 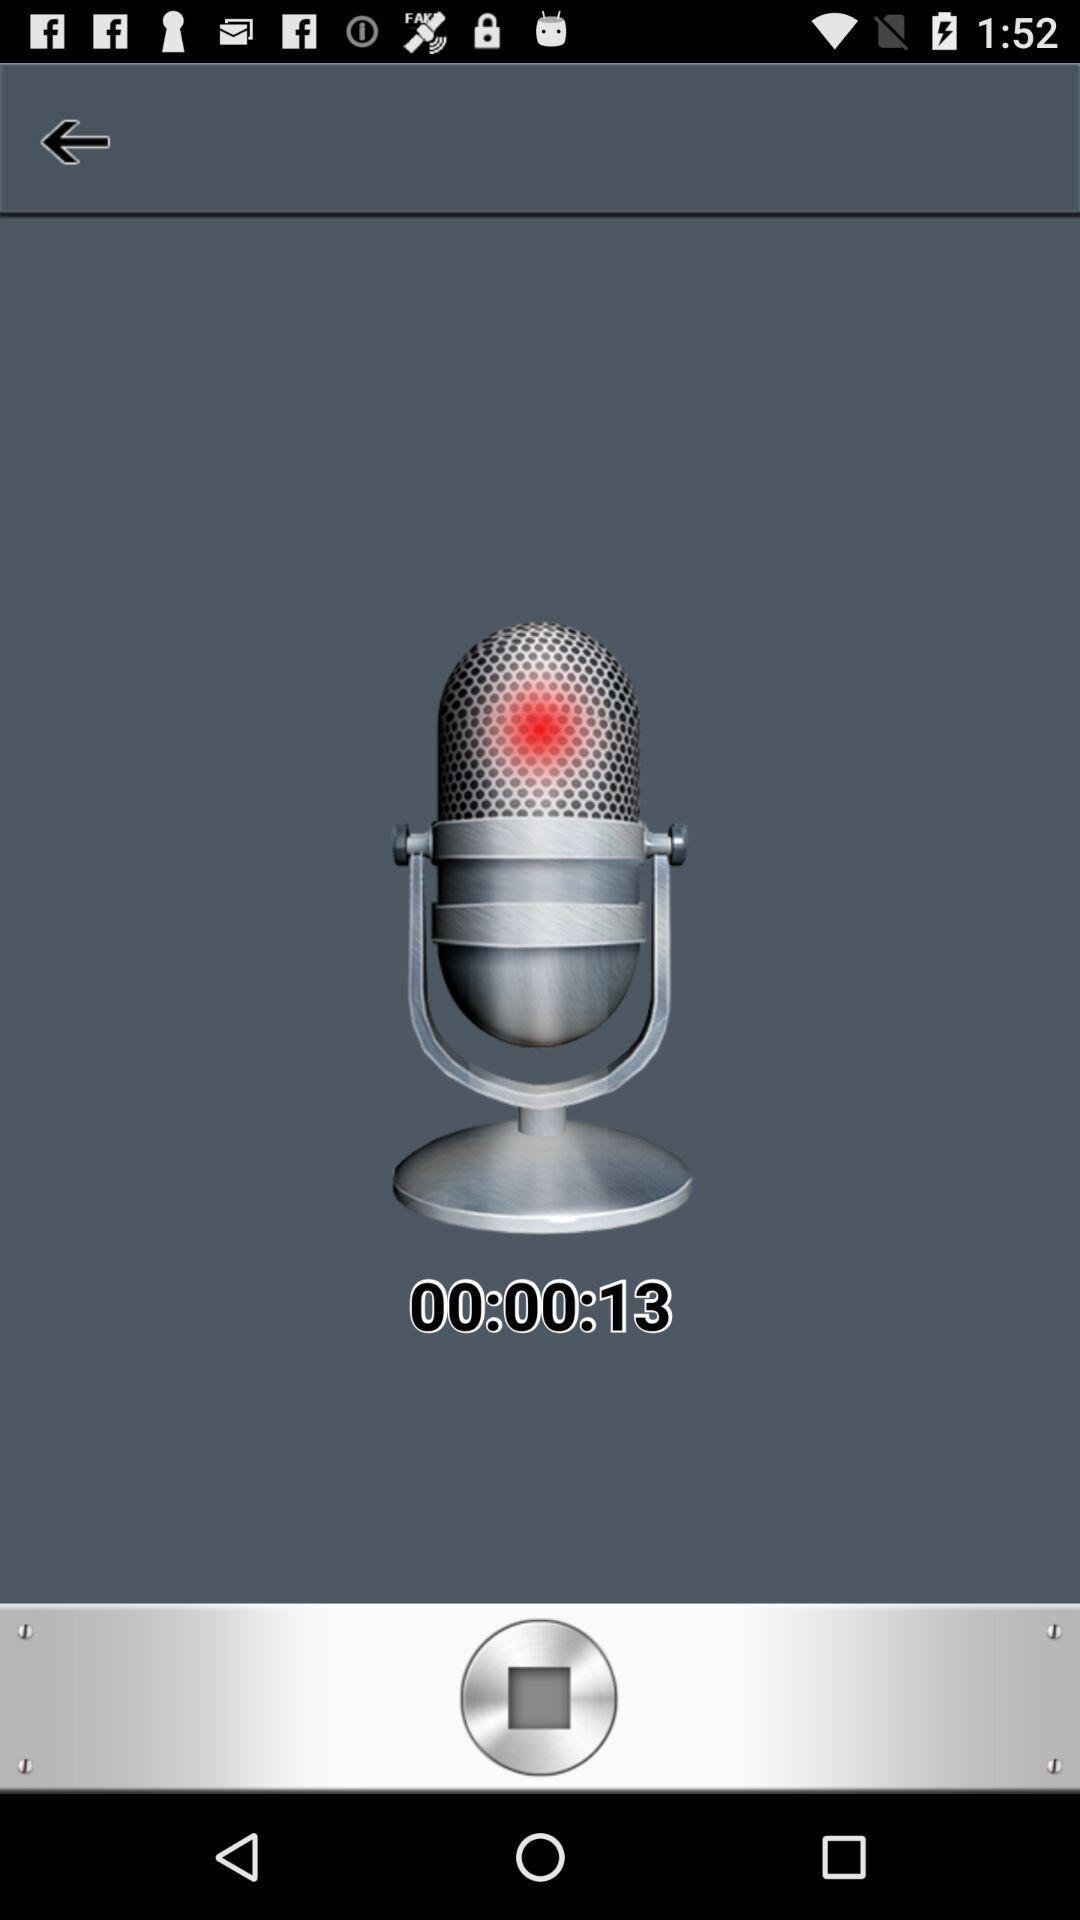 I want to click on go back, so click(x=71, y=140).